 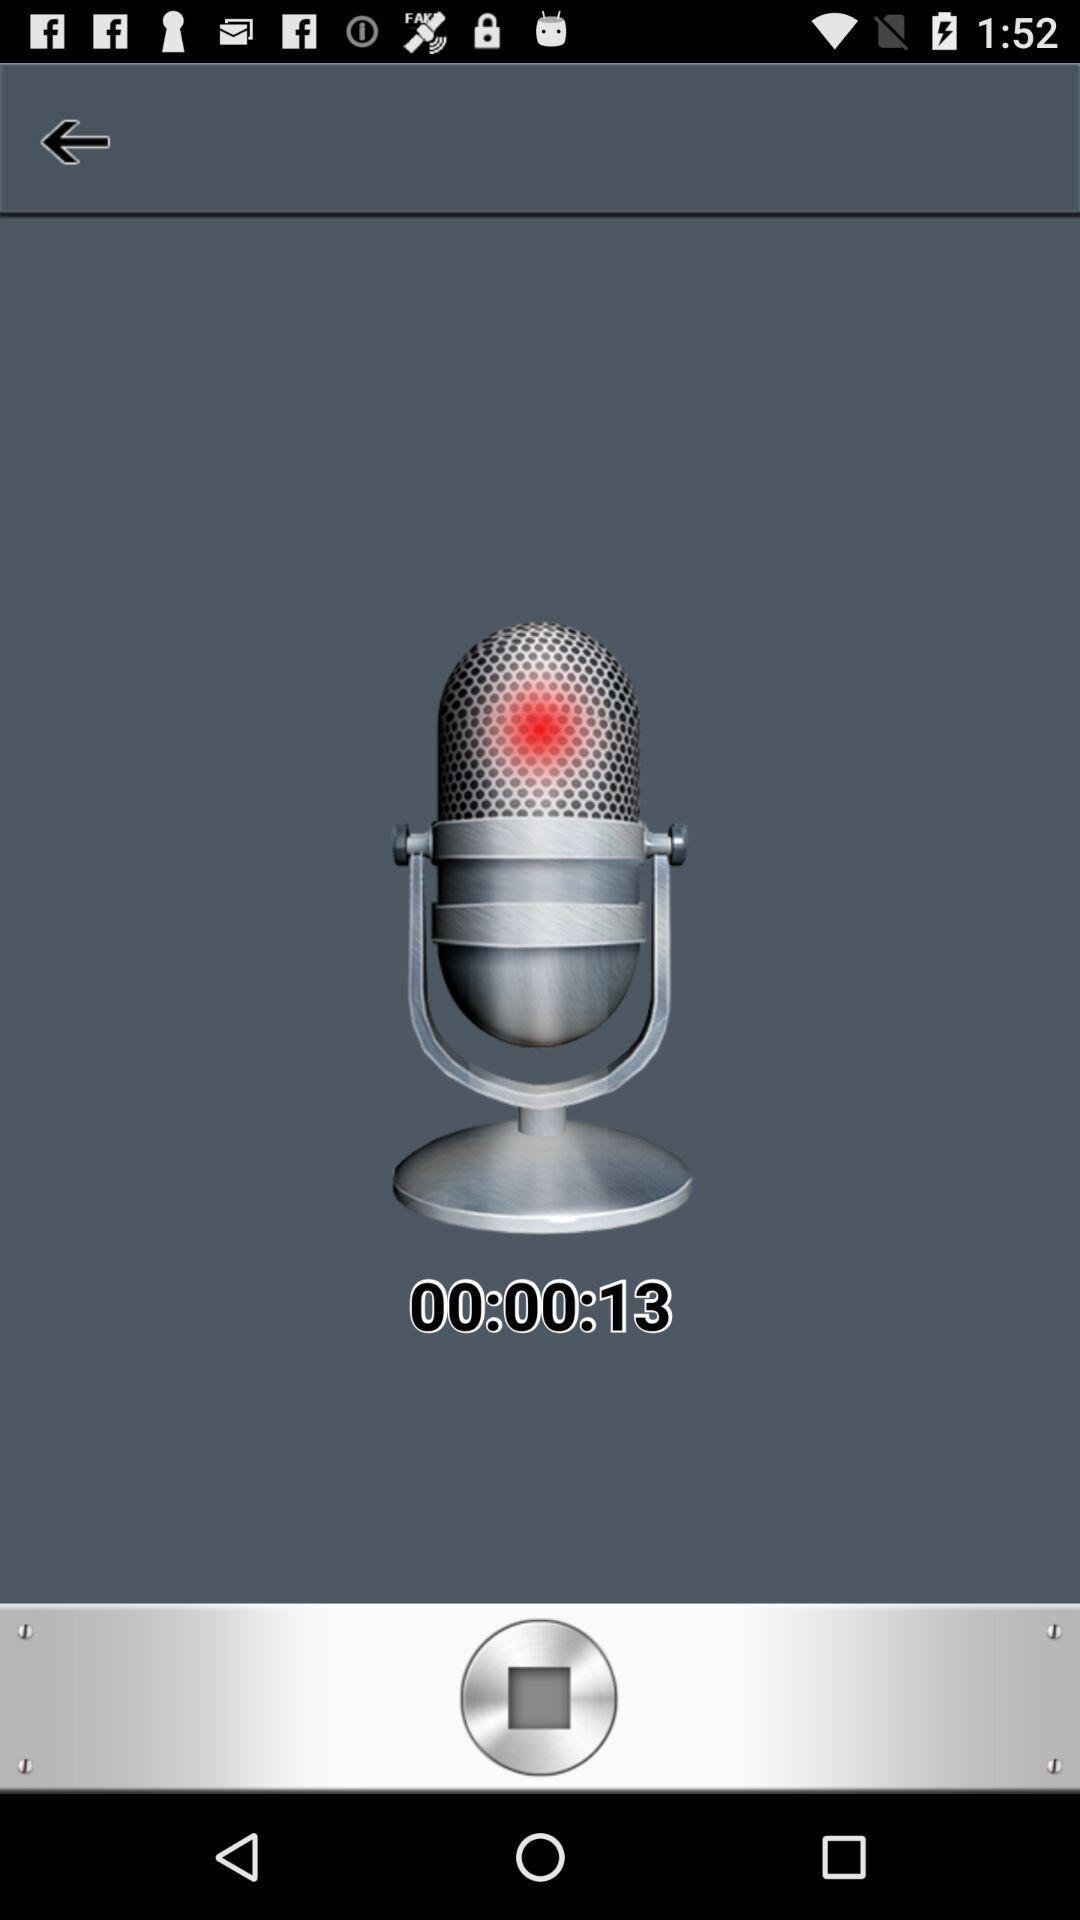 I want to click on go back, so click(x=71, y=140).